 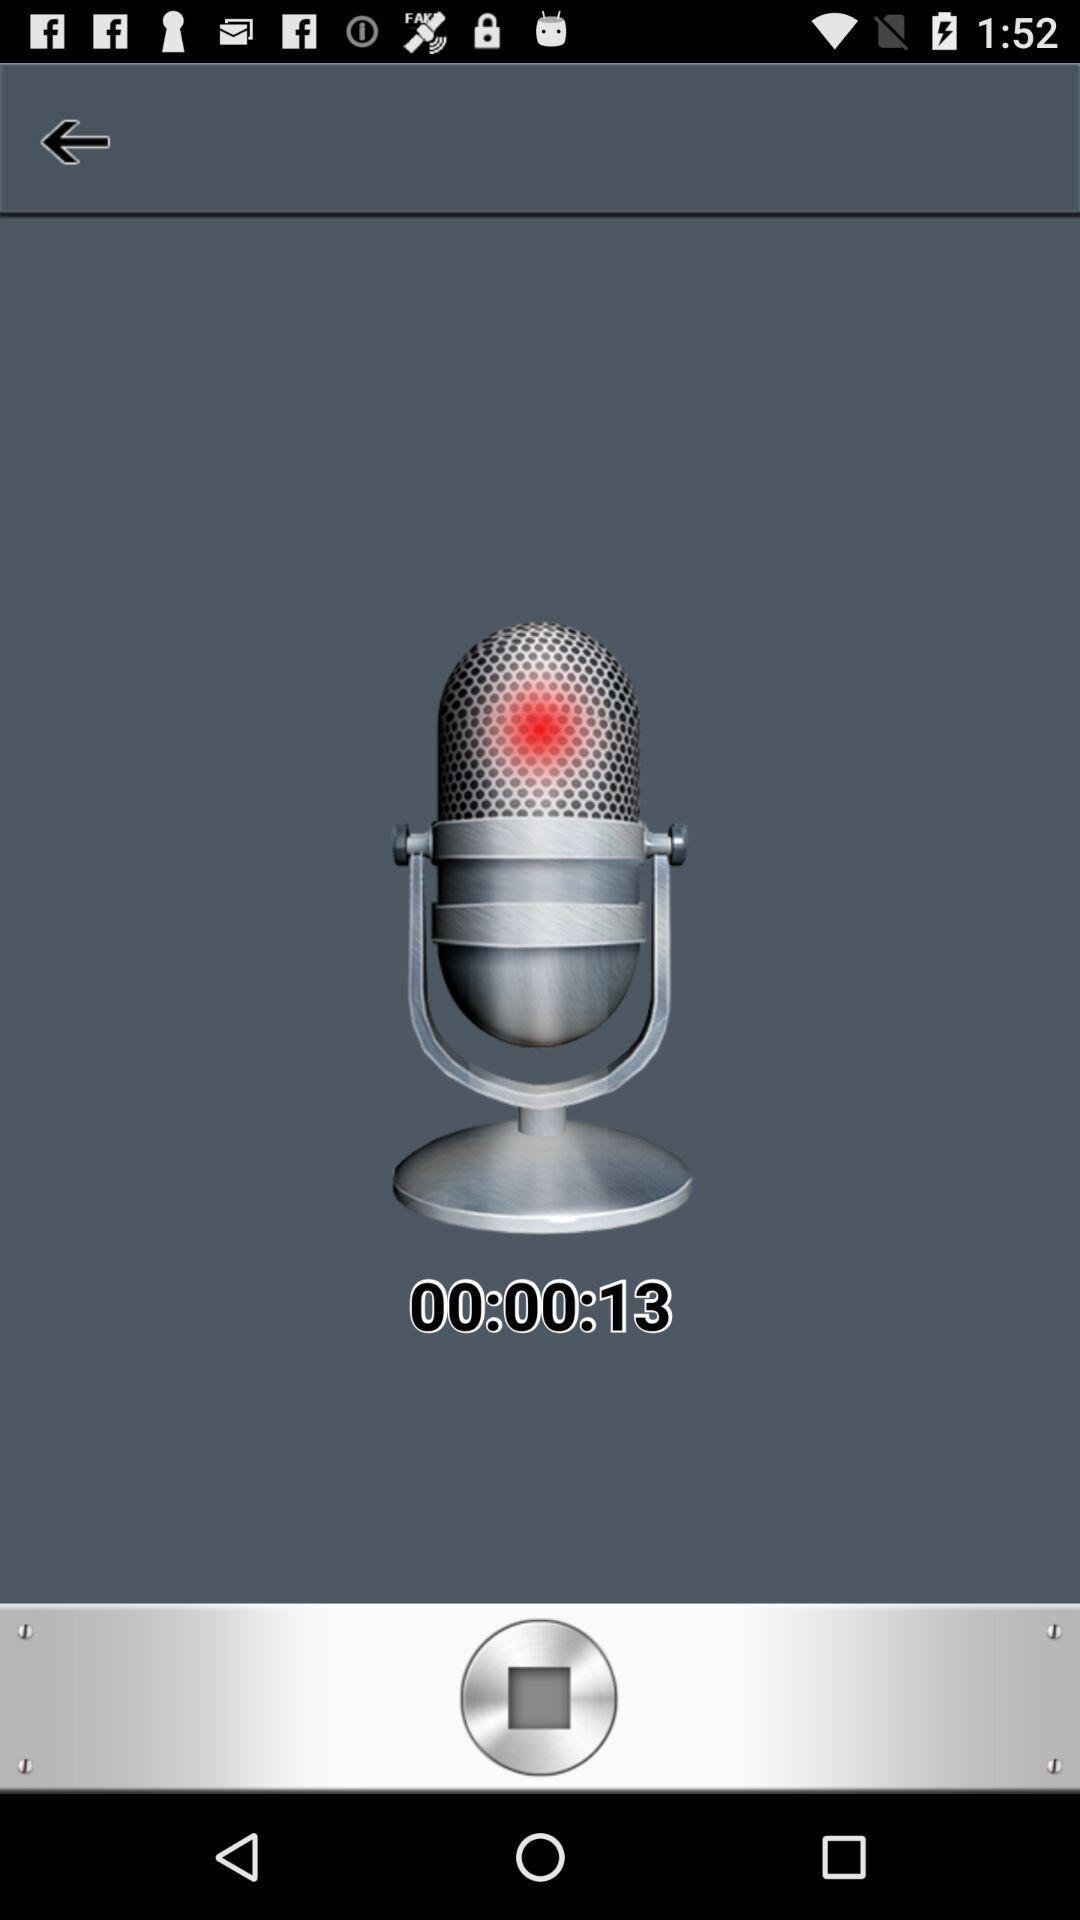 I want to click on go back, so click(x=71, y=140).